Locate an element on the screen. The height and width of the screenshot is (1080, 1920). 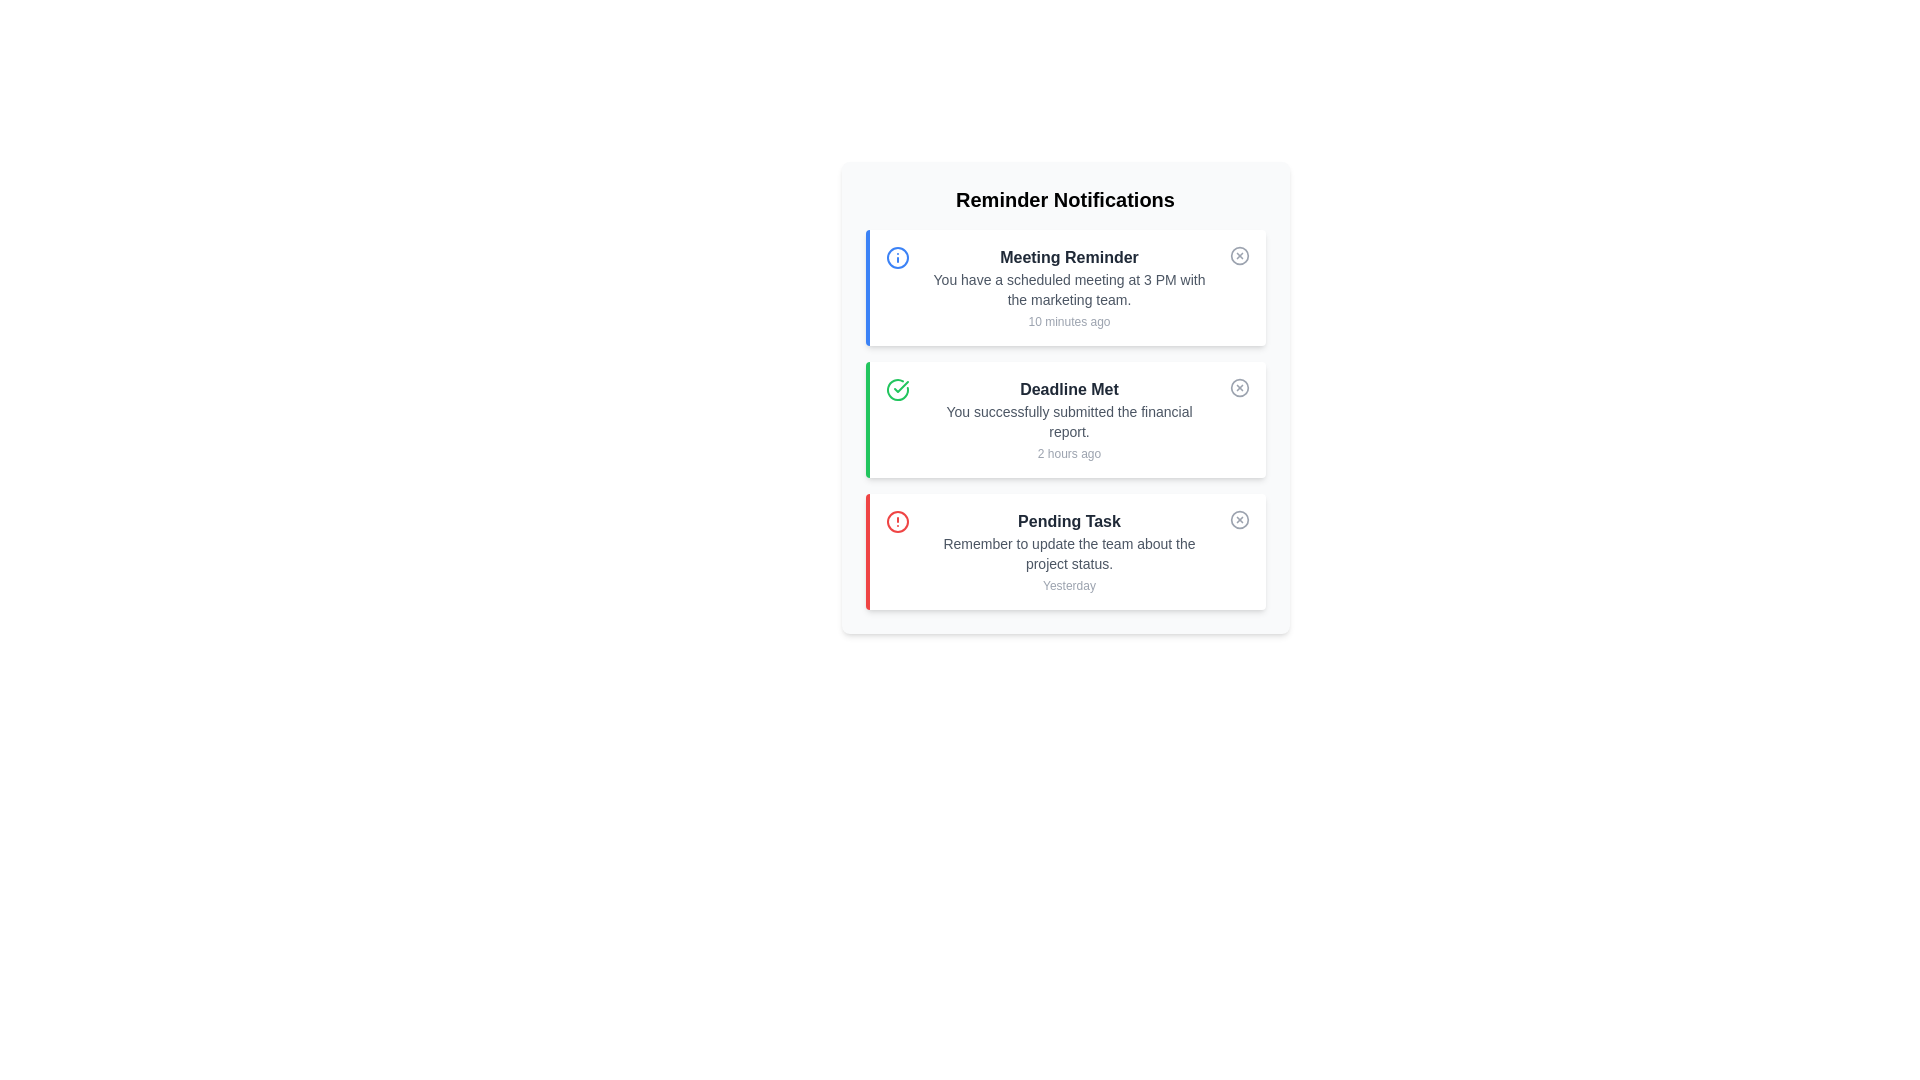
the warning icon located at the top-left corner of the 'Pending Task' notification in the 'Reminder Notifications' list is located at coordinates (896, 520).